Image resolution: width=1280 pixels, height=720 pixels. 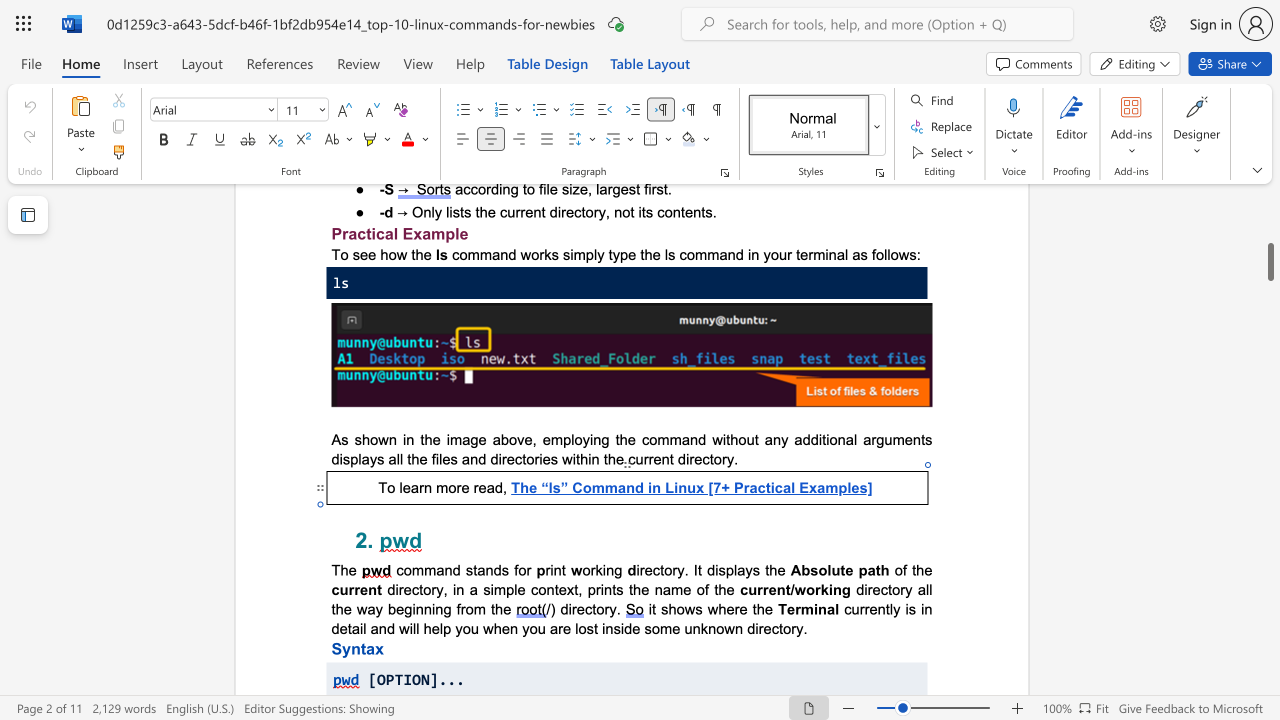 What do you see at coordinates (489, 570) in the screenshot?
I see `the 2th character "n" in the text` at bounding box center [489, 570].